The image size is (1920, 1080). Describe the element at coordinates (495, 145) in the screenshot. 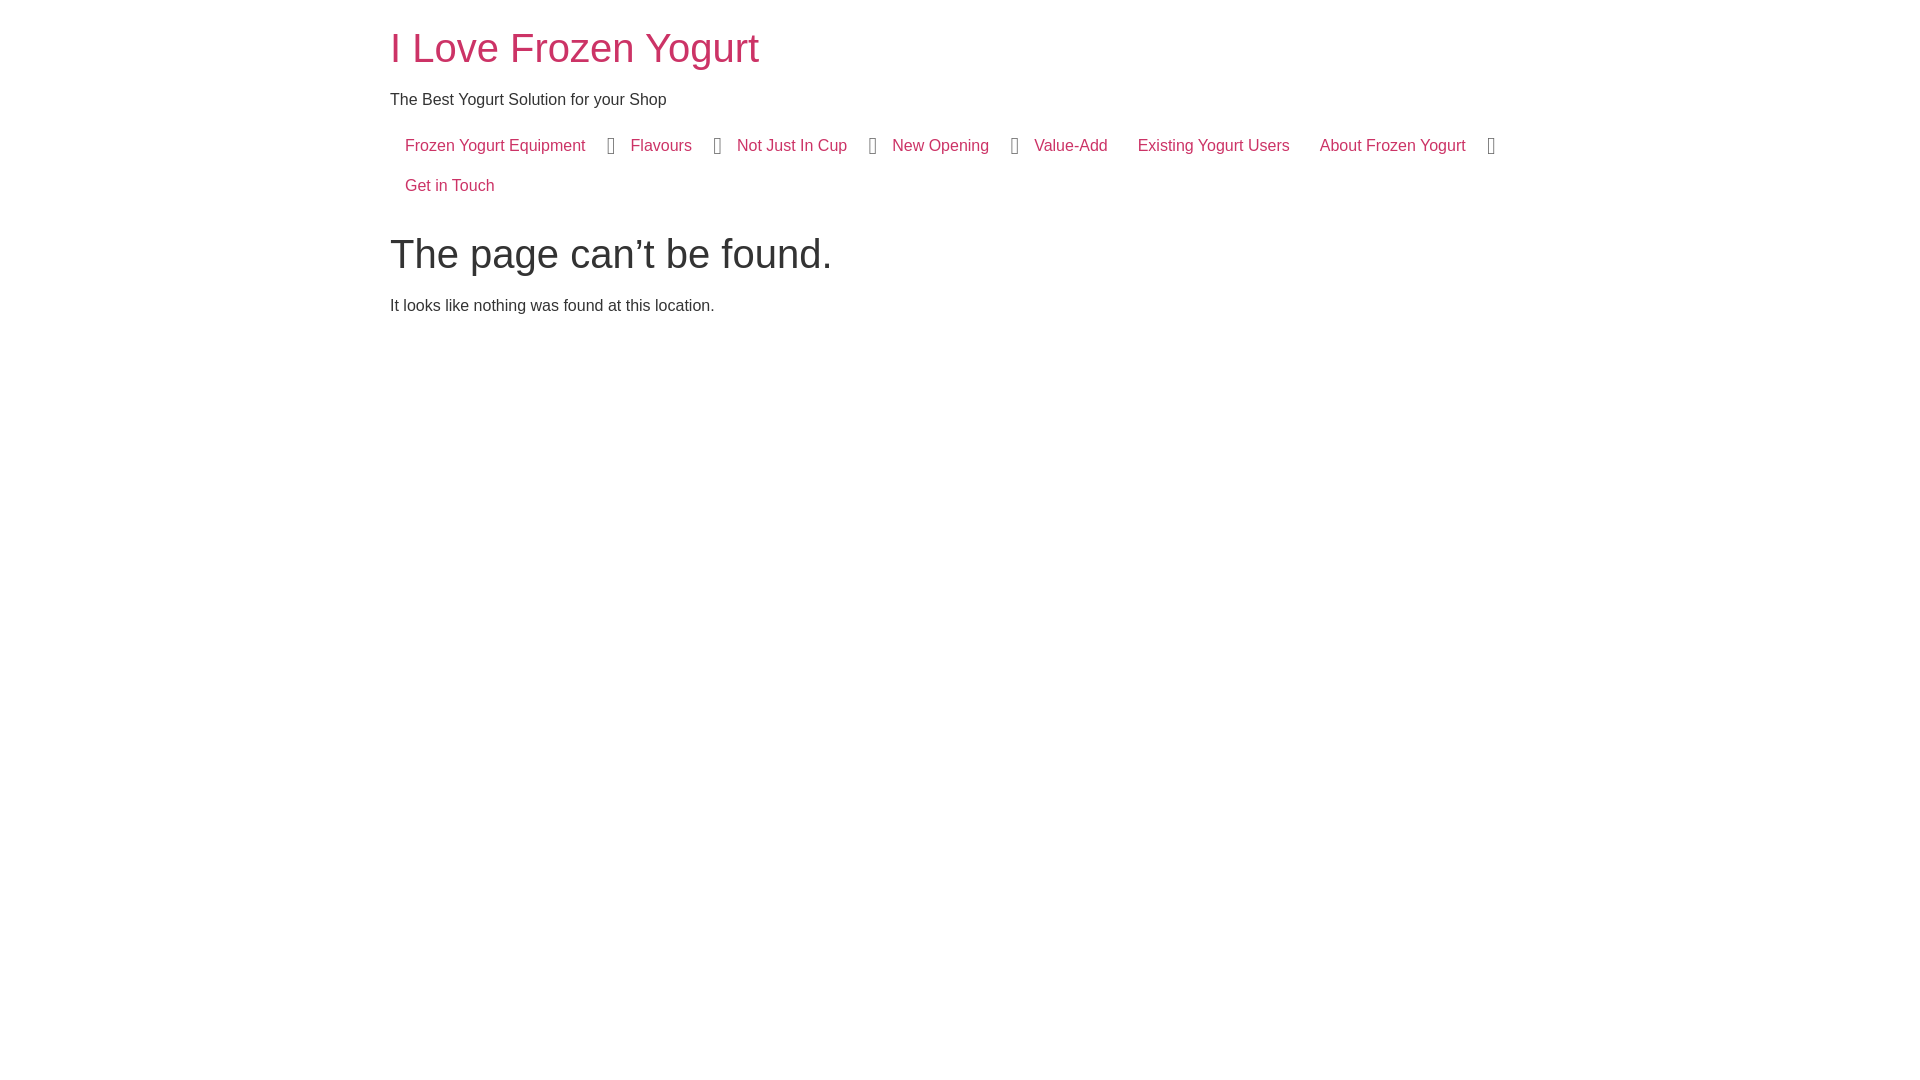

I see `'Frozen Yogurt Equipment'` at that location.